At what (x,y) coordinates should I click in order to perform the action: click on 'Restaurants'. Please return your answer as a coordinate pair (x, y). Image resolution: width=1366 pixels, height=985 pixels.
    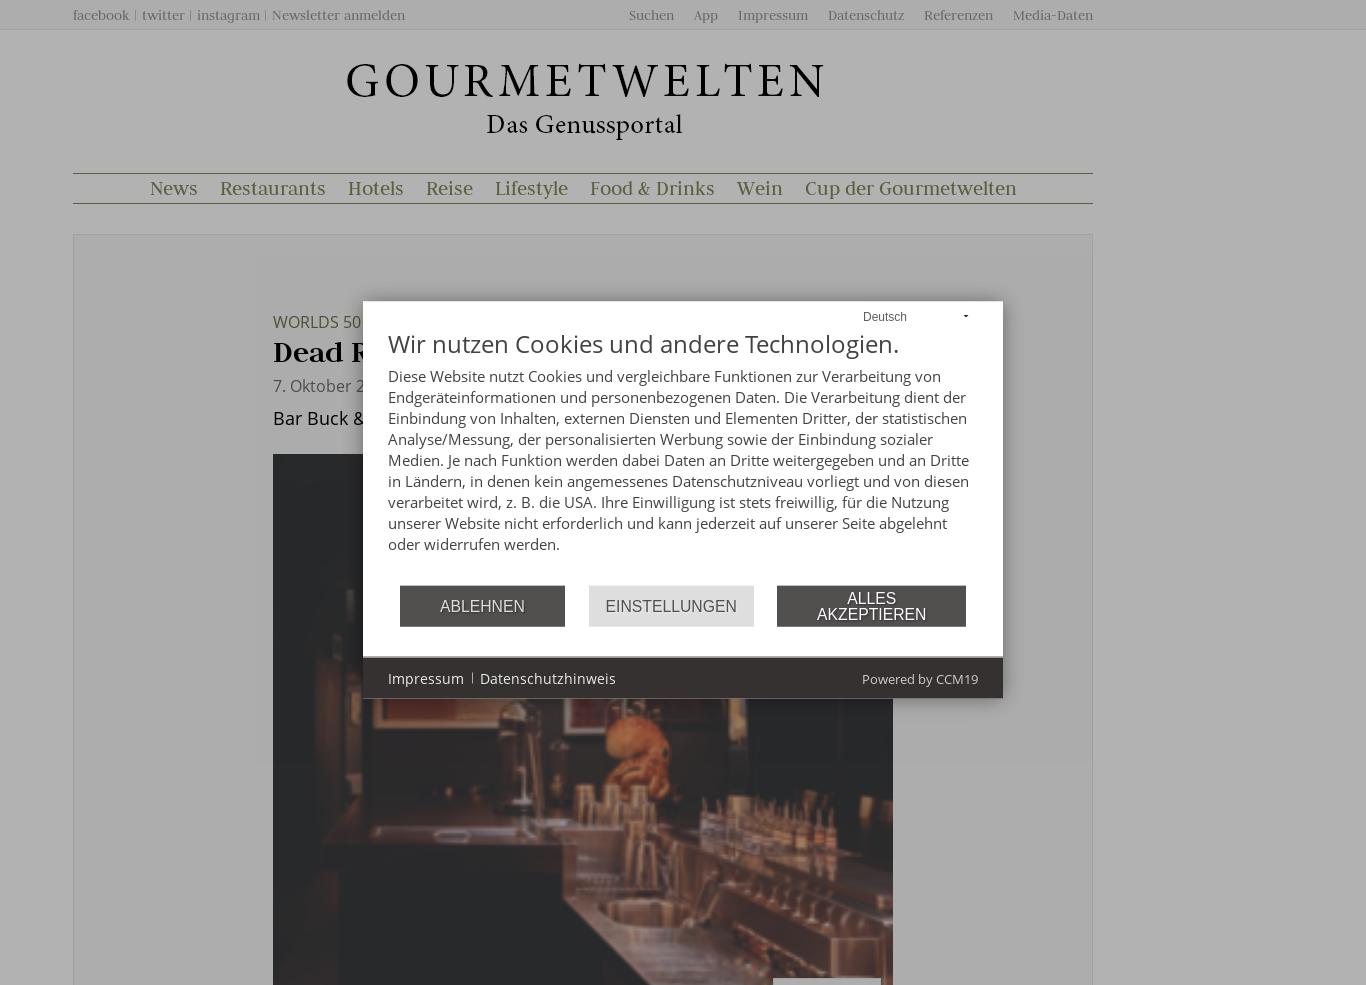
    Looking at the image, I should click on (217, 188).